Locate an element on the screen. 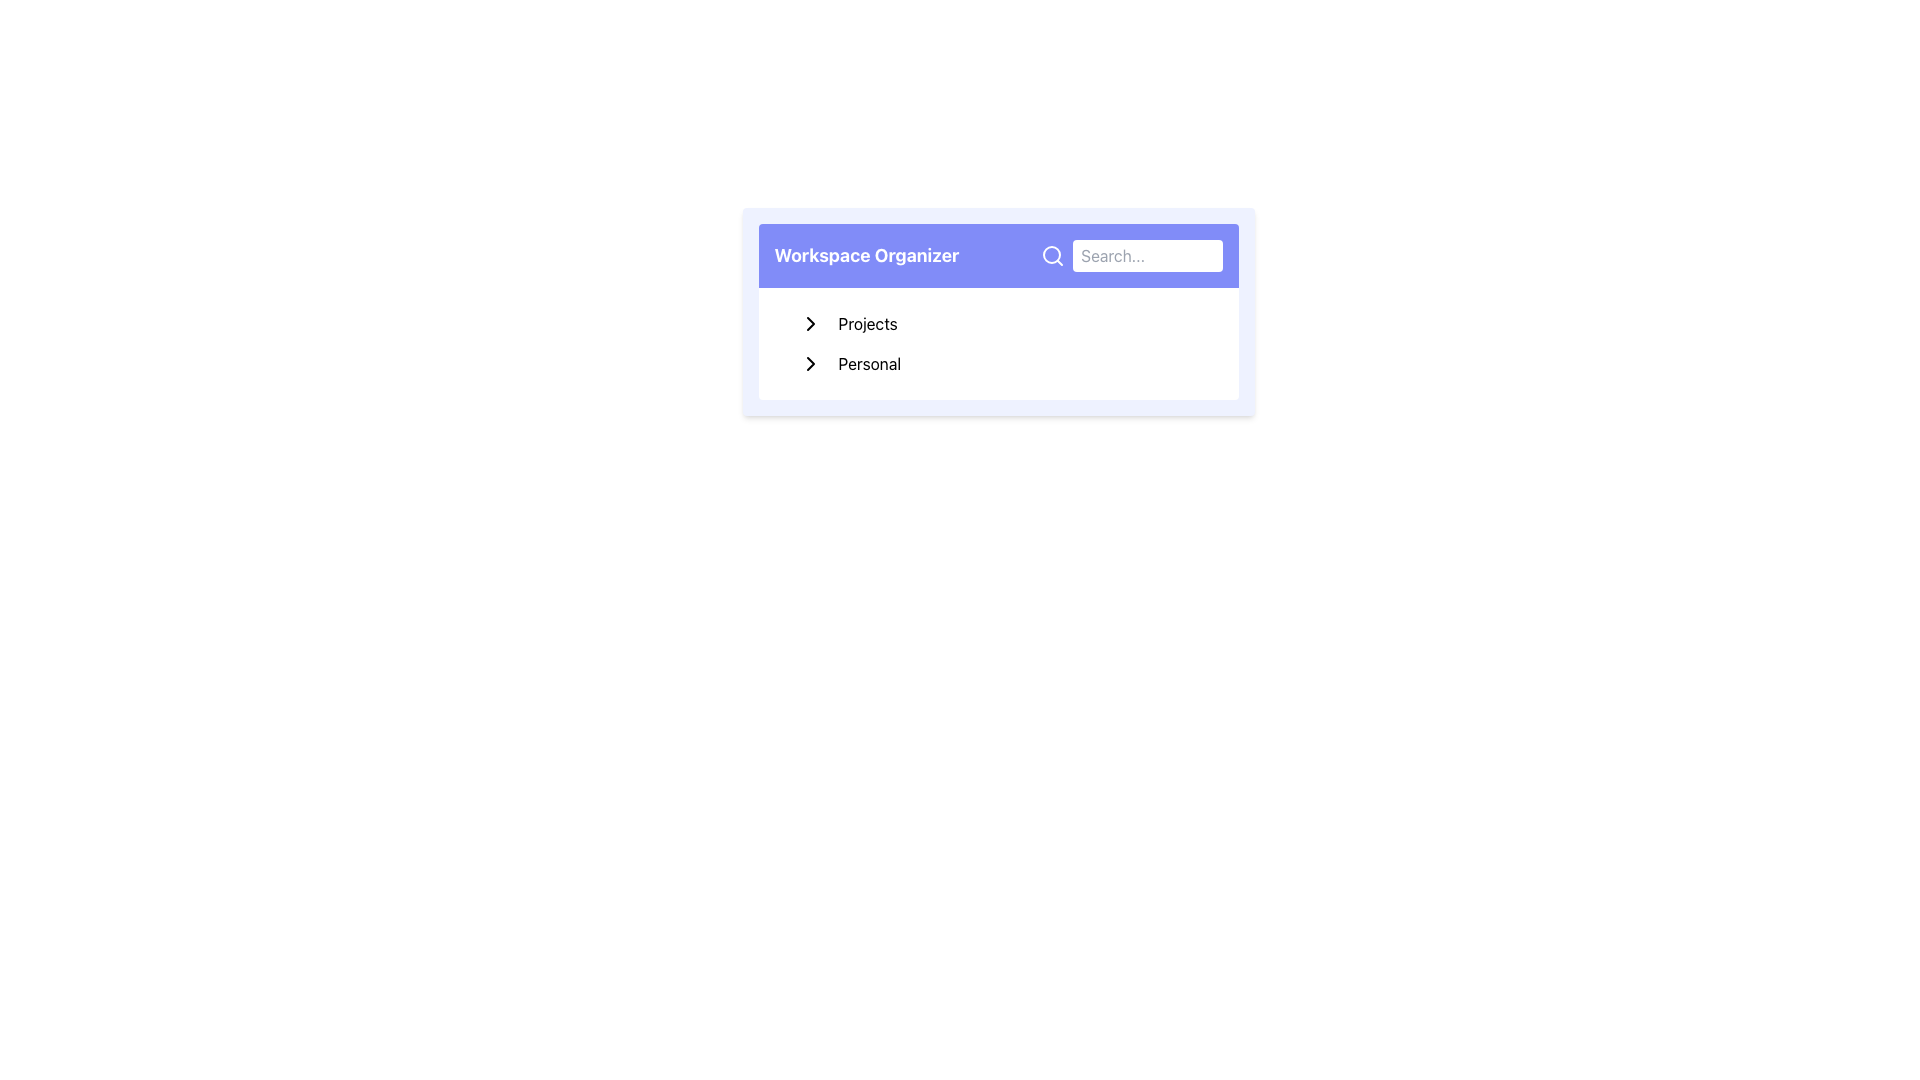 This screenshot has height=1080, width=1920. the first menu item in the vertically-stacked menu is located at coordinates (998, 323).